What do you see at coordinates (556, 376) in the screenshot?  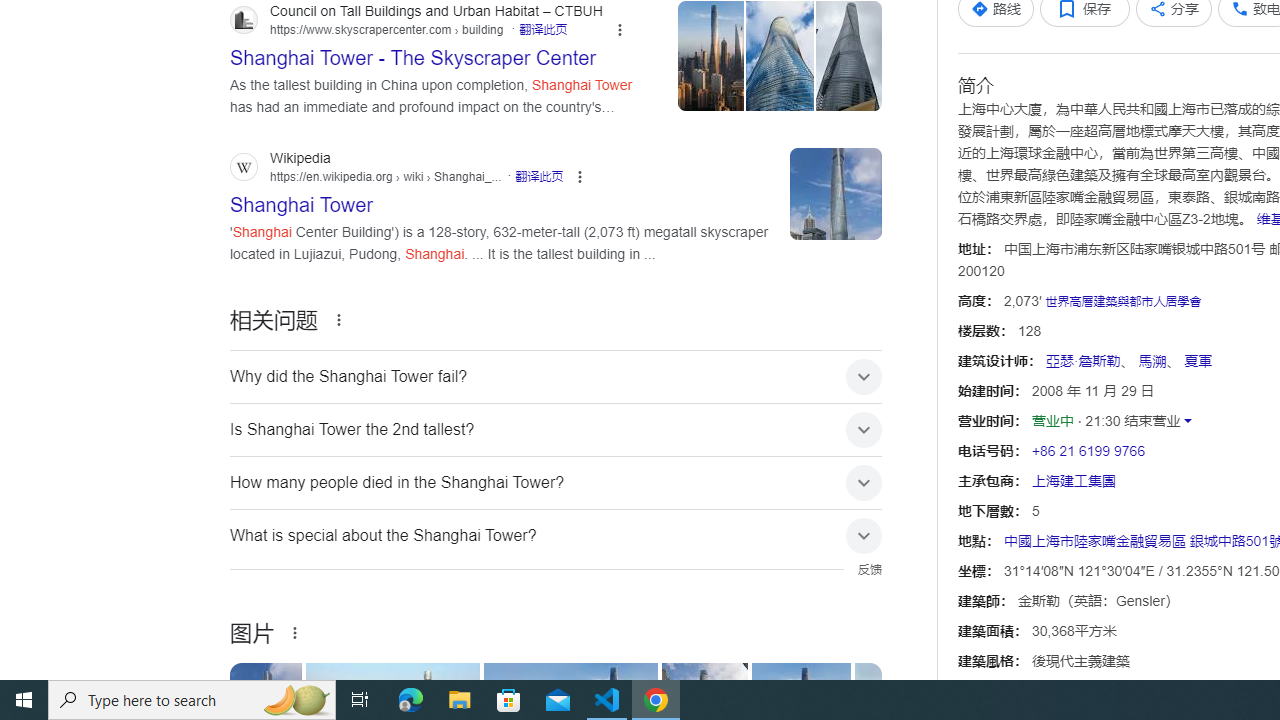 I see `'Why did the Shanghai Tower fail?'` at bounding box center [556, 376].